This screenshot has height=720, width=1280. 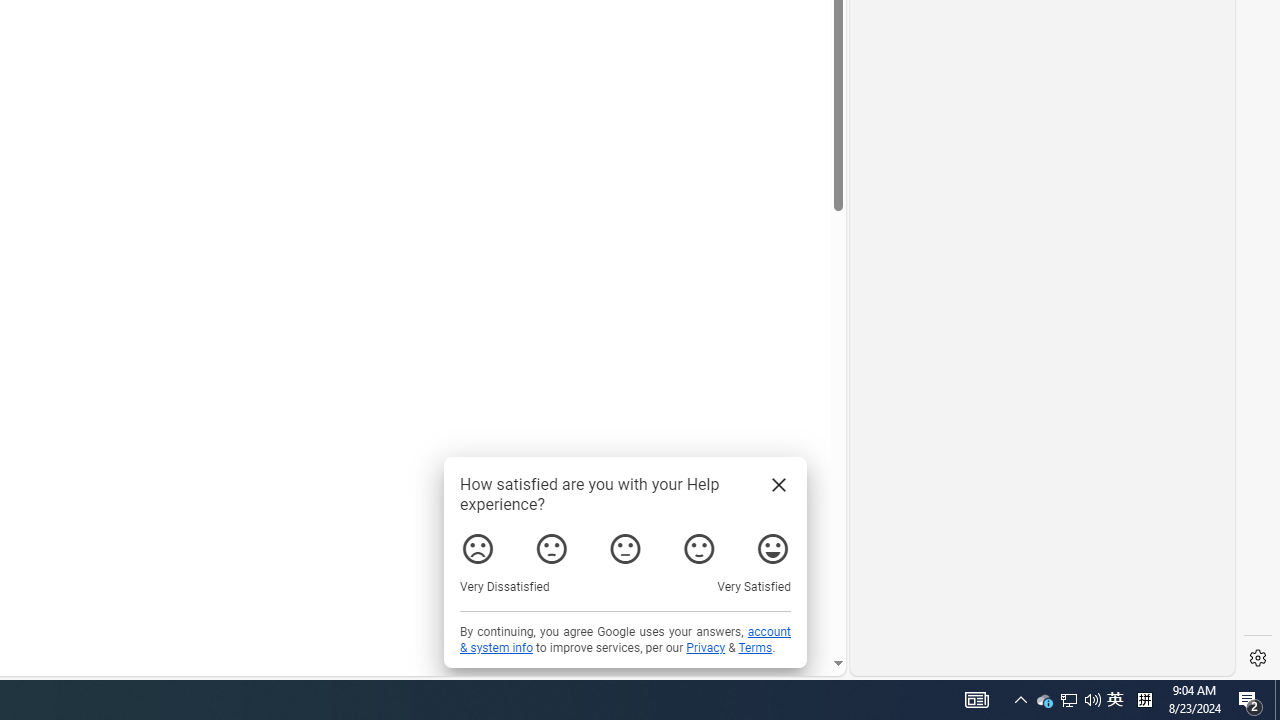 I want to click on 'Smiley 5 of 5. Very satisfied Very Satisfied', so click(x=772, y=549).